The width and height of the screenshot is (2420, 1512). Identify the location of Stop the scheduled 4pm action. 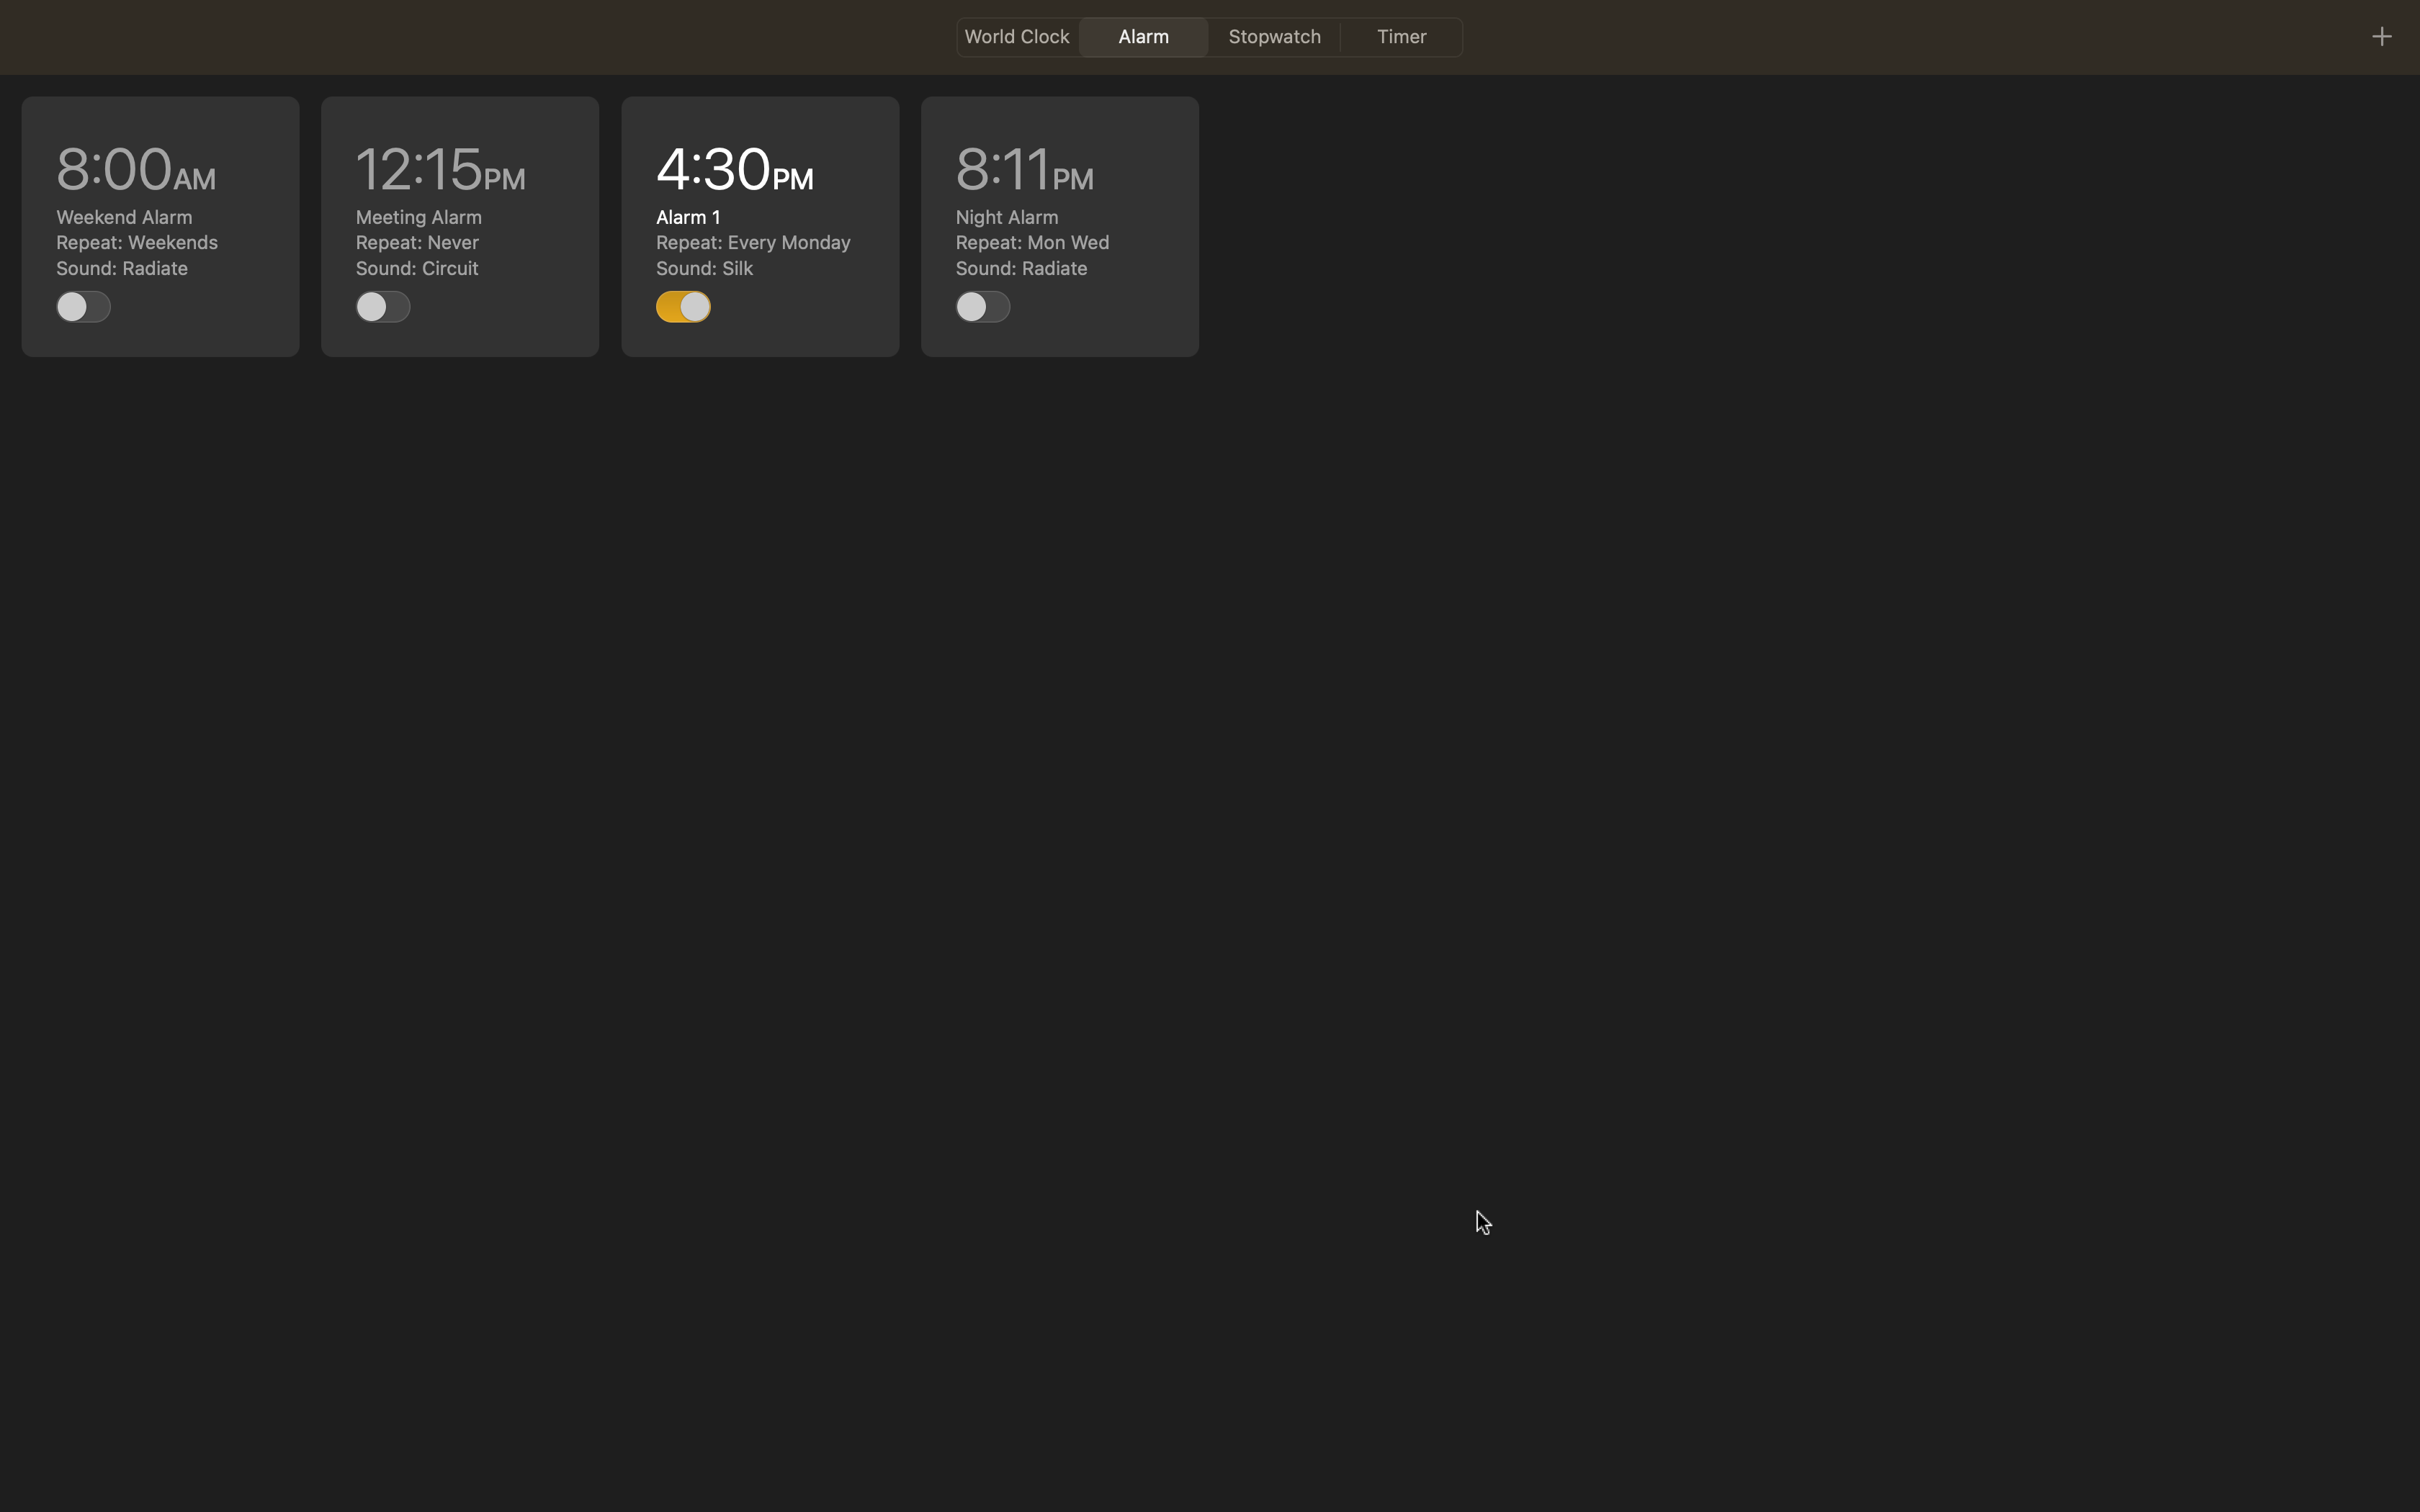
(684, 303).